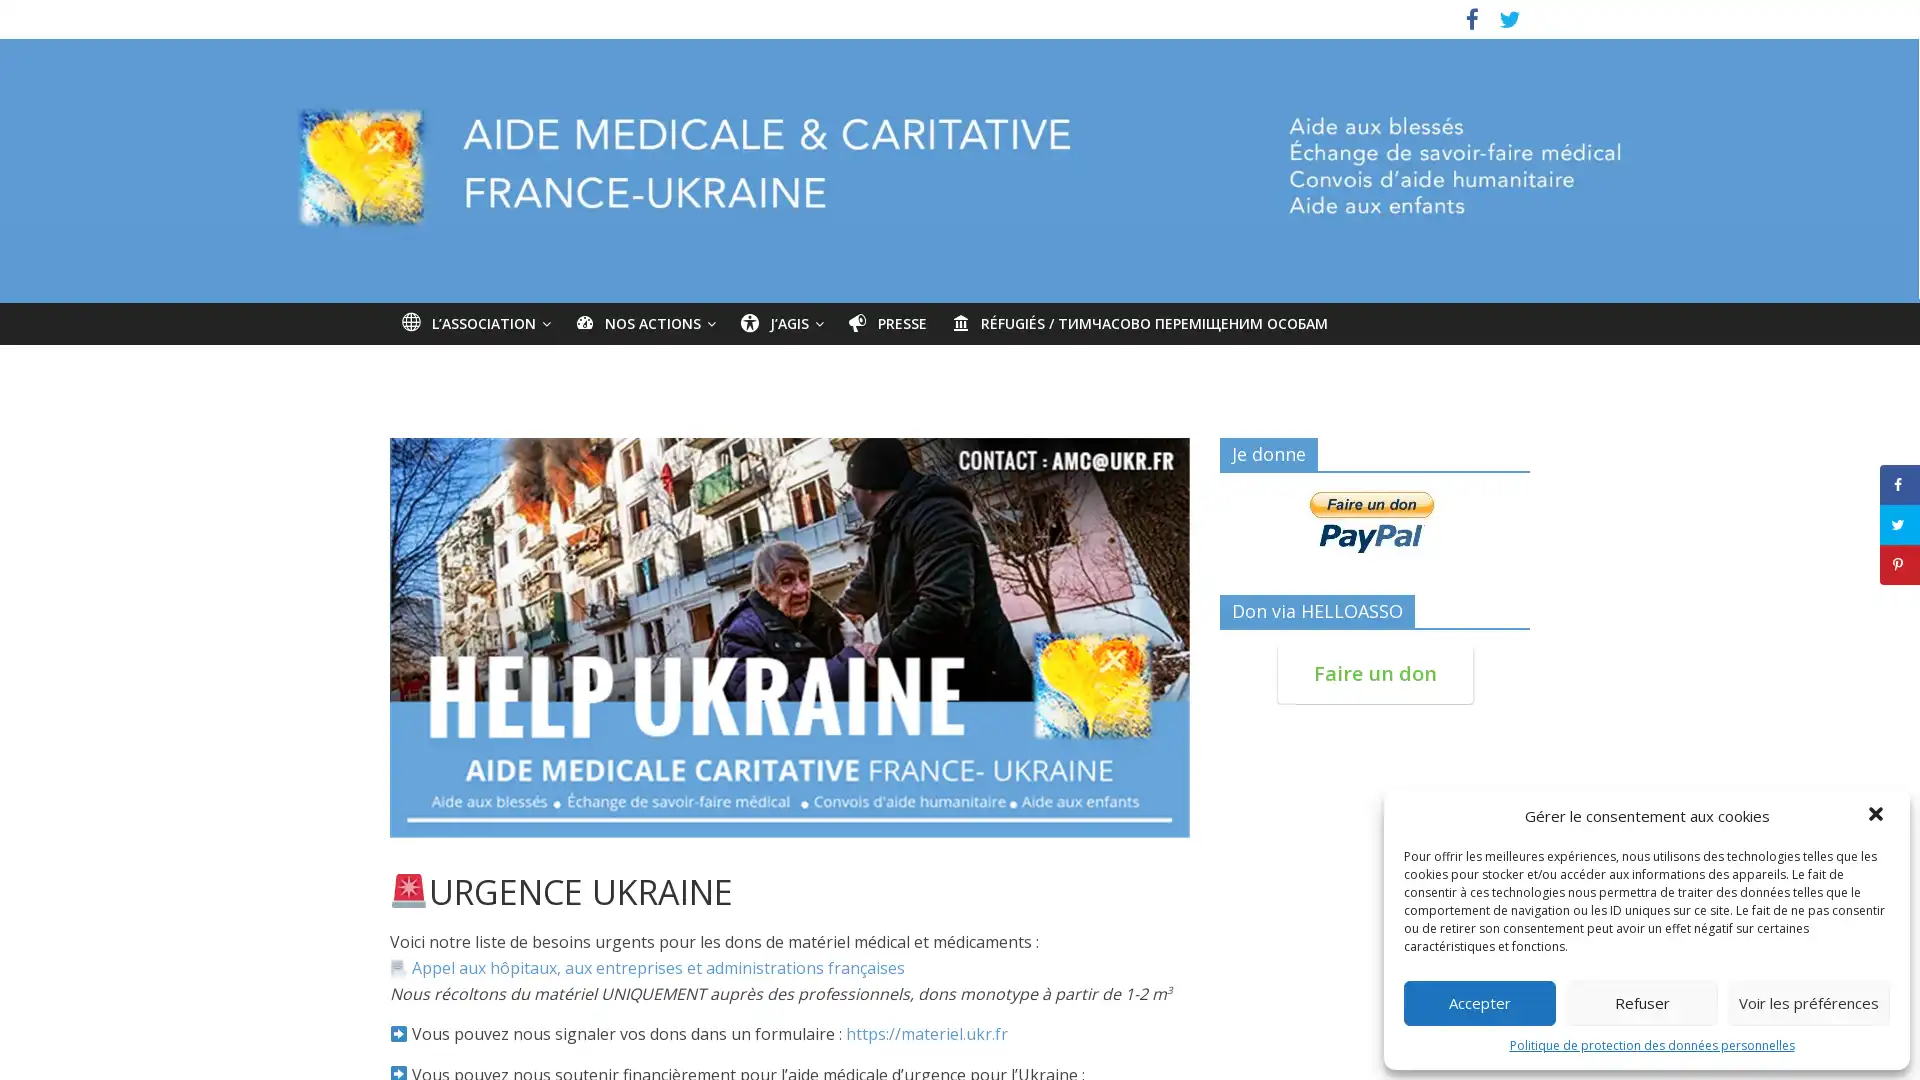 This screenshot has height=1080, width=1920. What do you see at coordinates (1479, 1002) in the screenshot?
I see `Accepter` at bounding box center [1479, 1002].